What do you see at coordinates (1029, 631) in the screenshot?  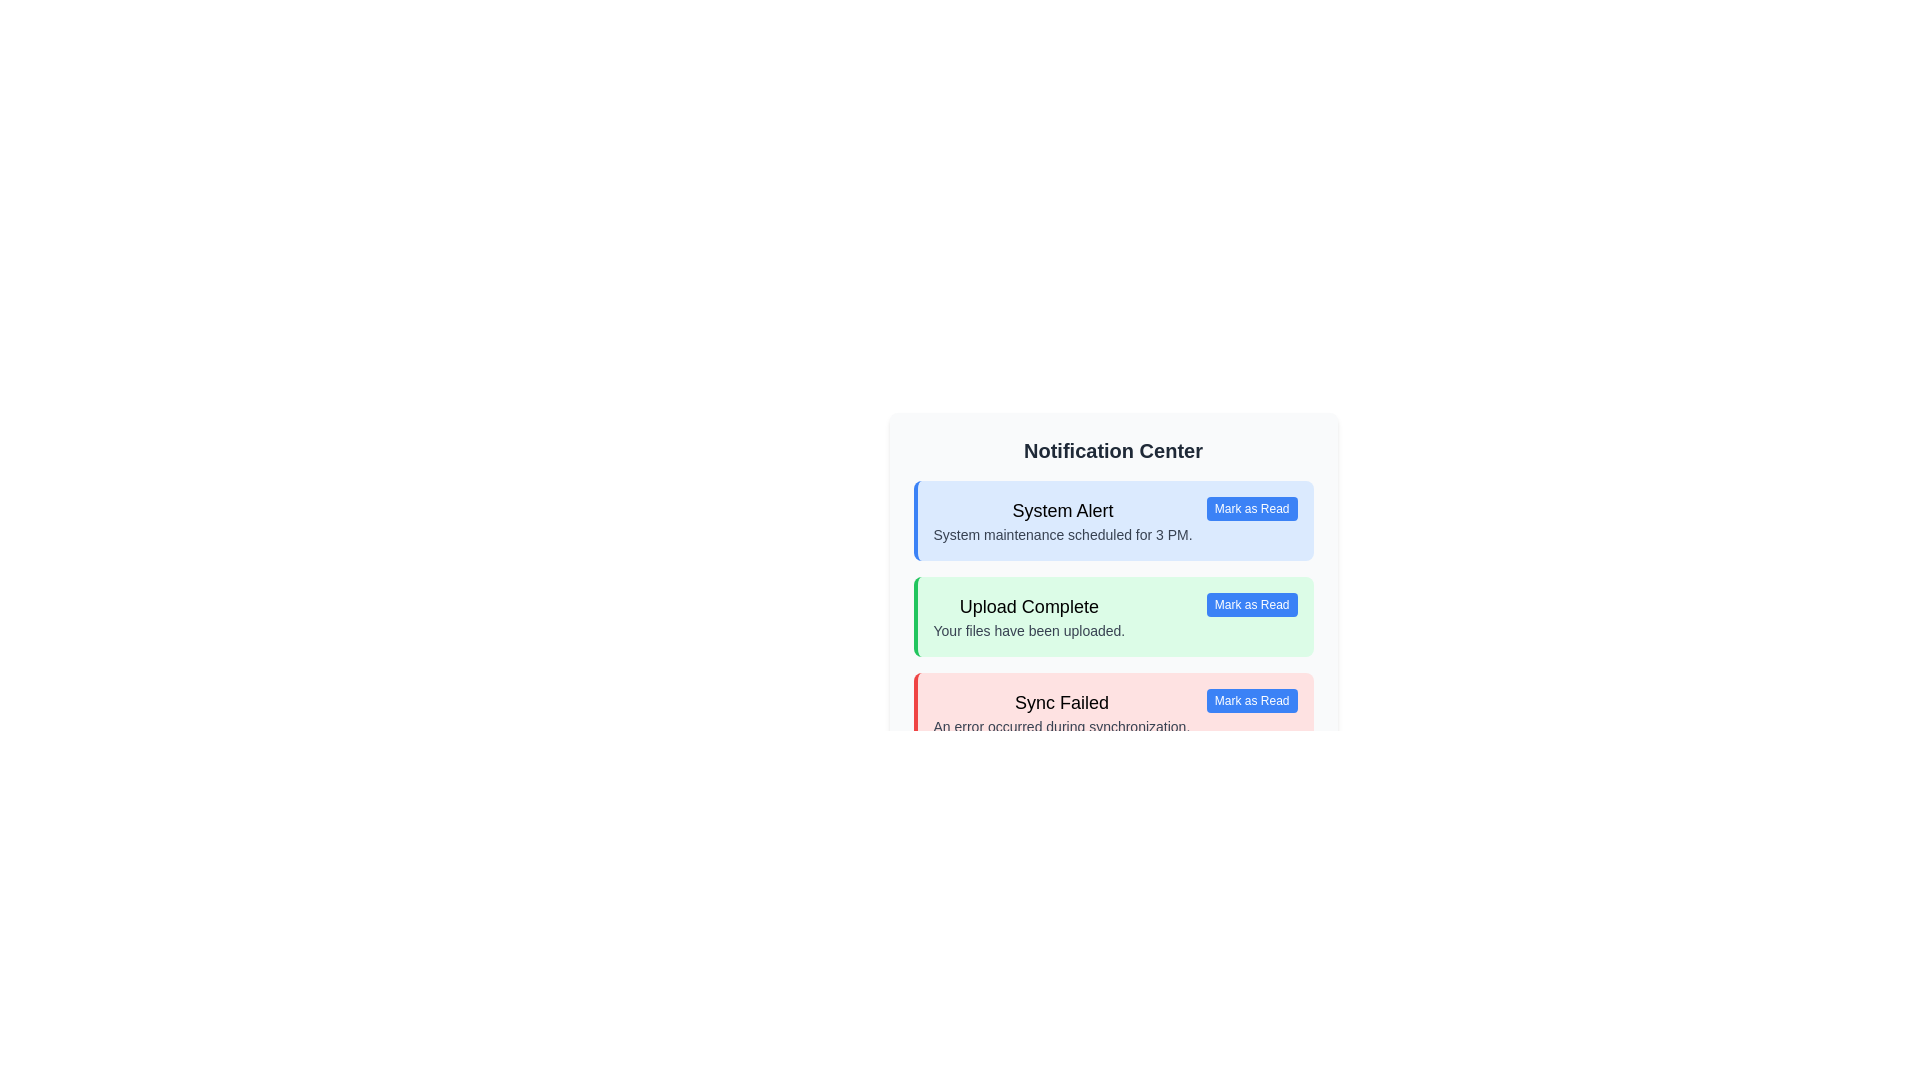 I see `informational message displayed as 'Your files have been uploaded.' located within the green-highlighted notification card below 'Upload Complete'` at bounding box center [1029, 631].